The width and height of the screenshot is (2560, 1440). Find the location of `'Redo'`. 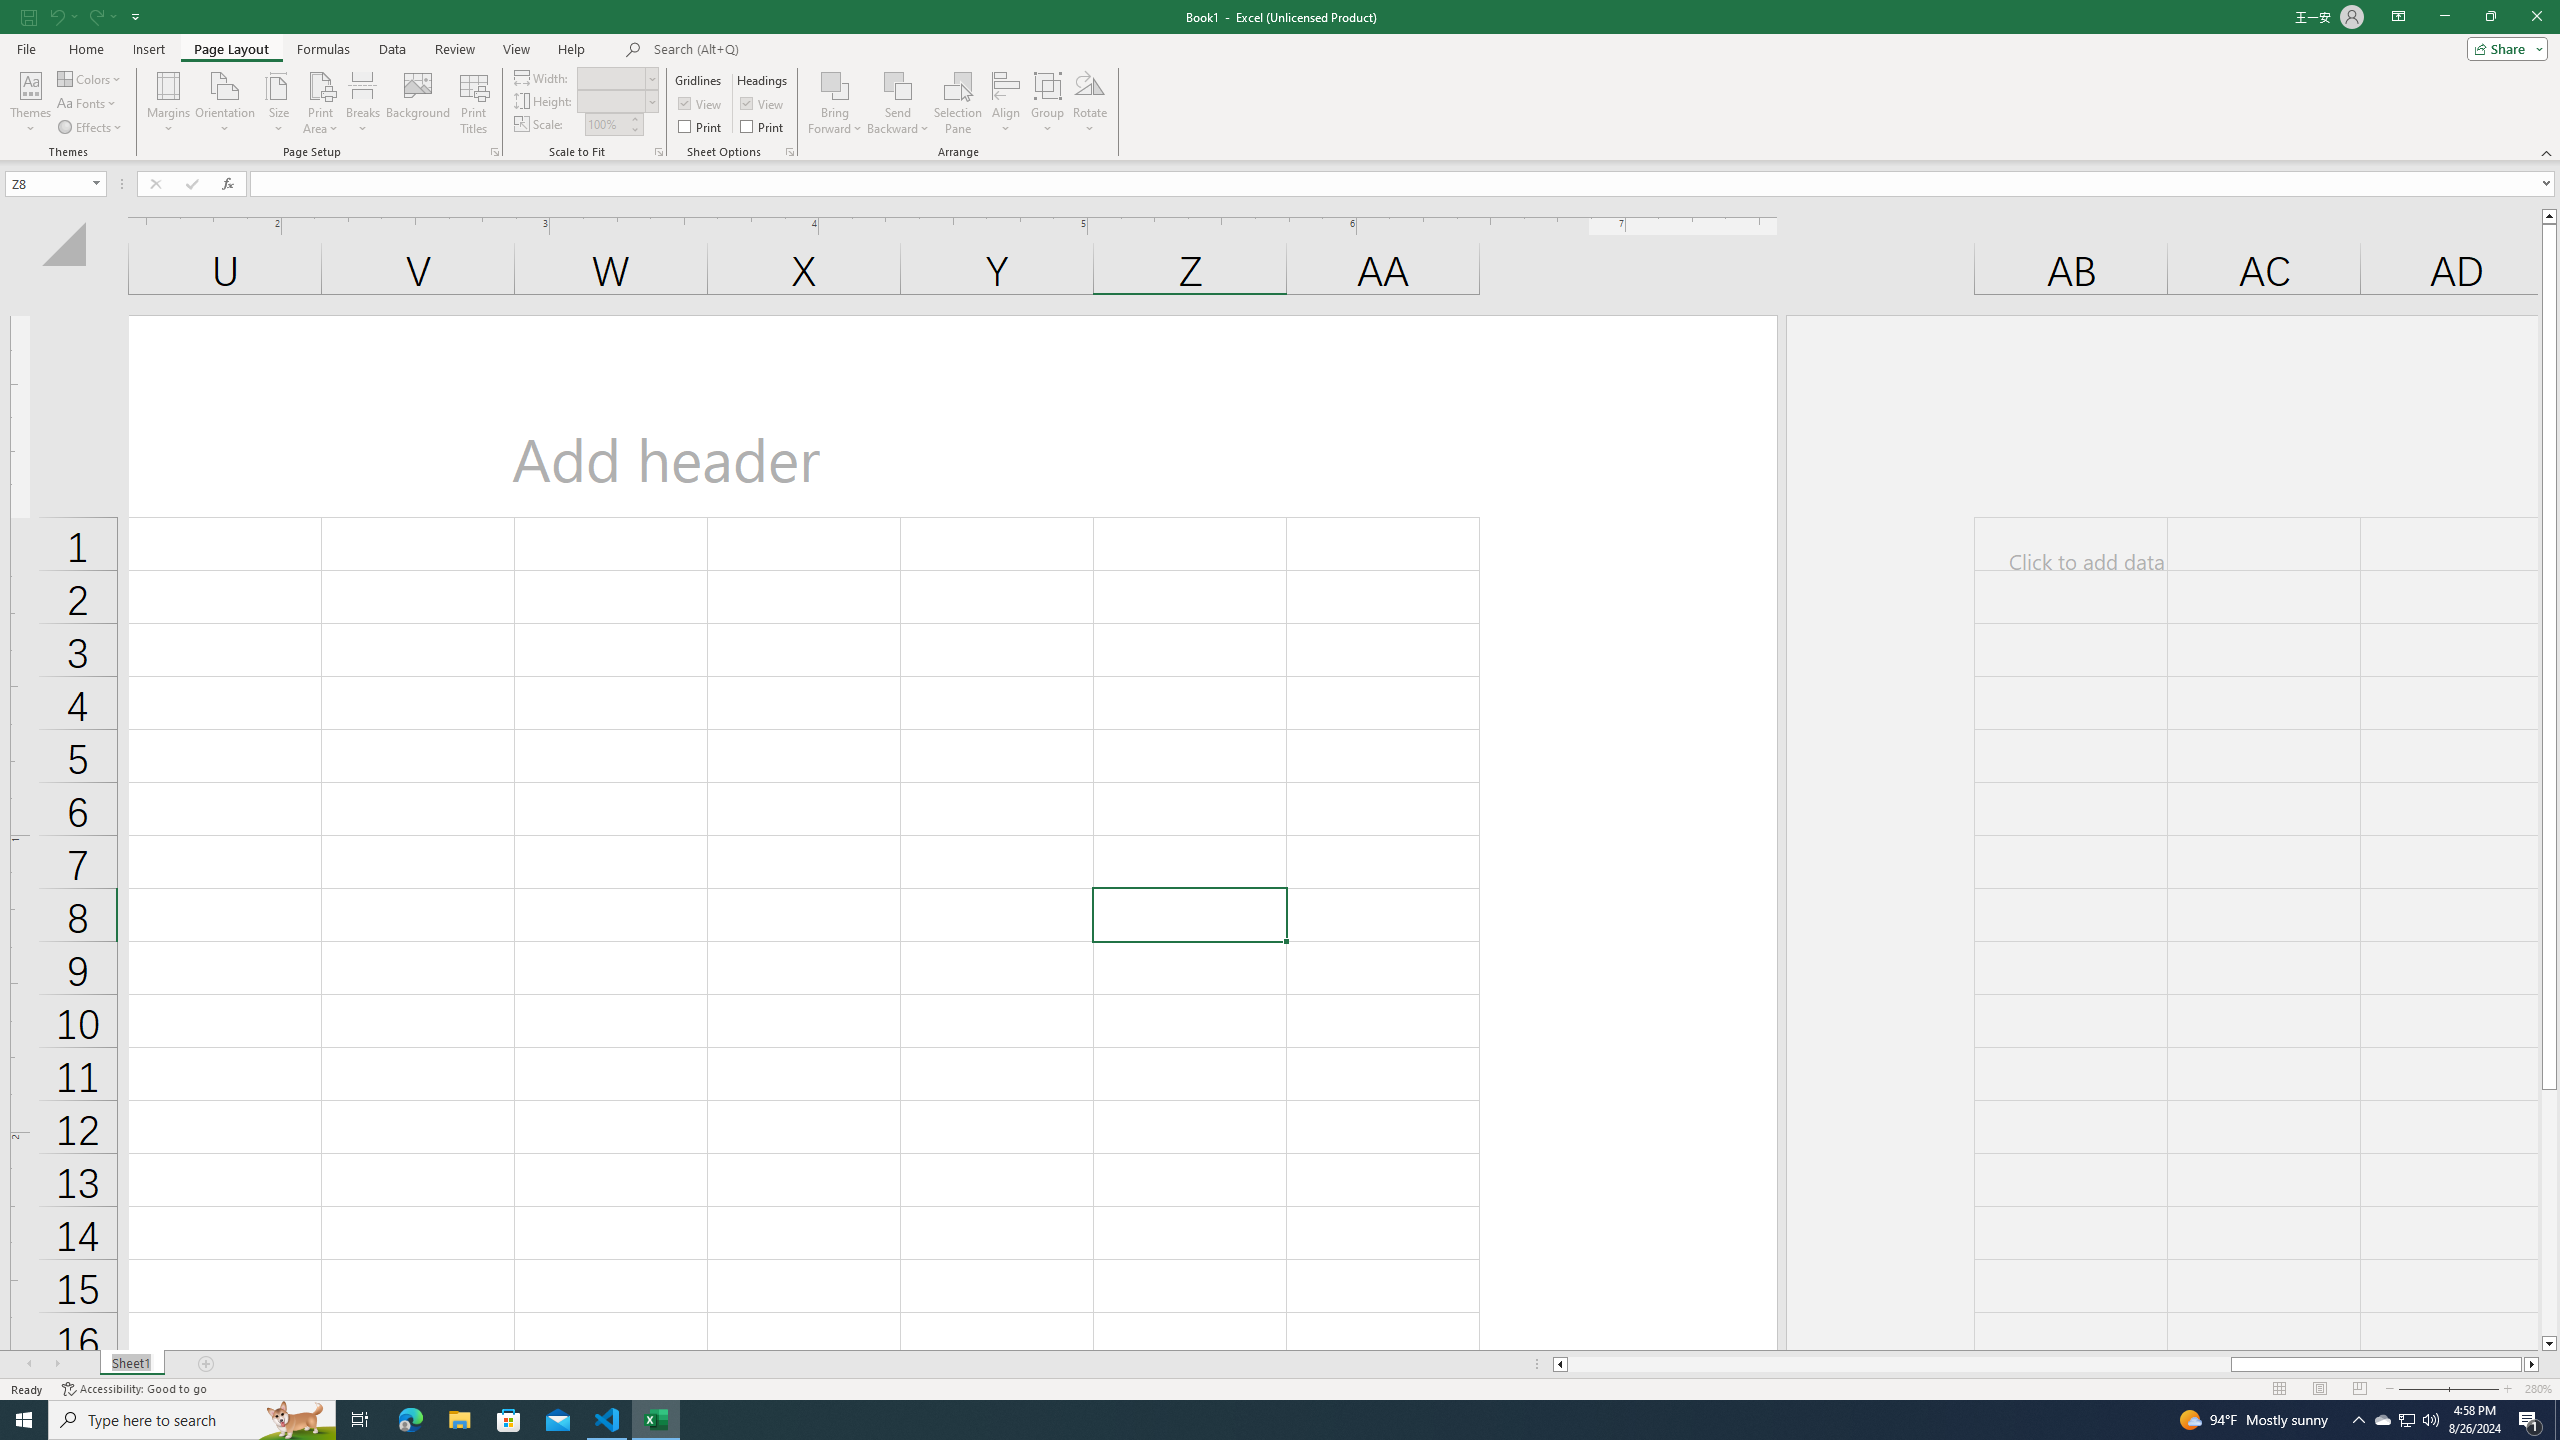

'Redo' is located at coordinates (93, 15).